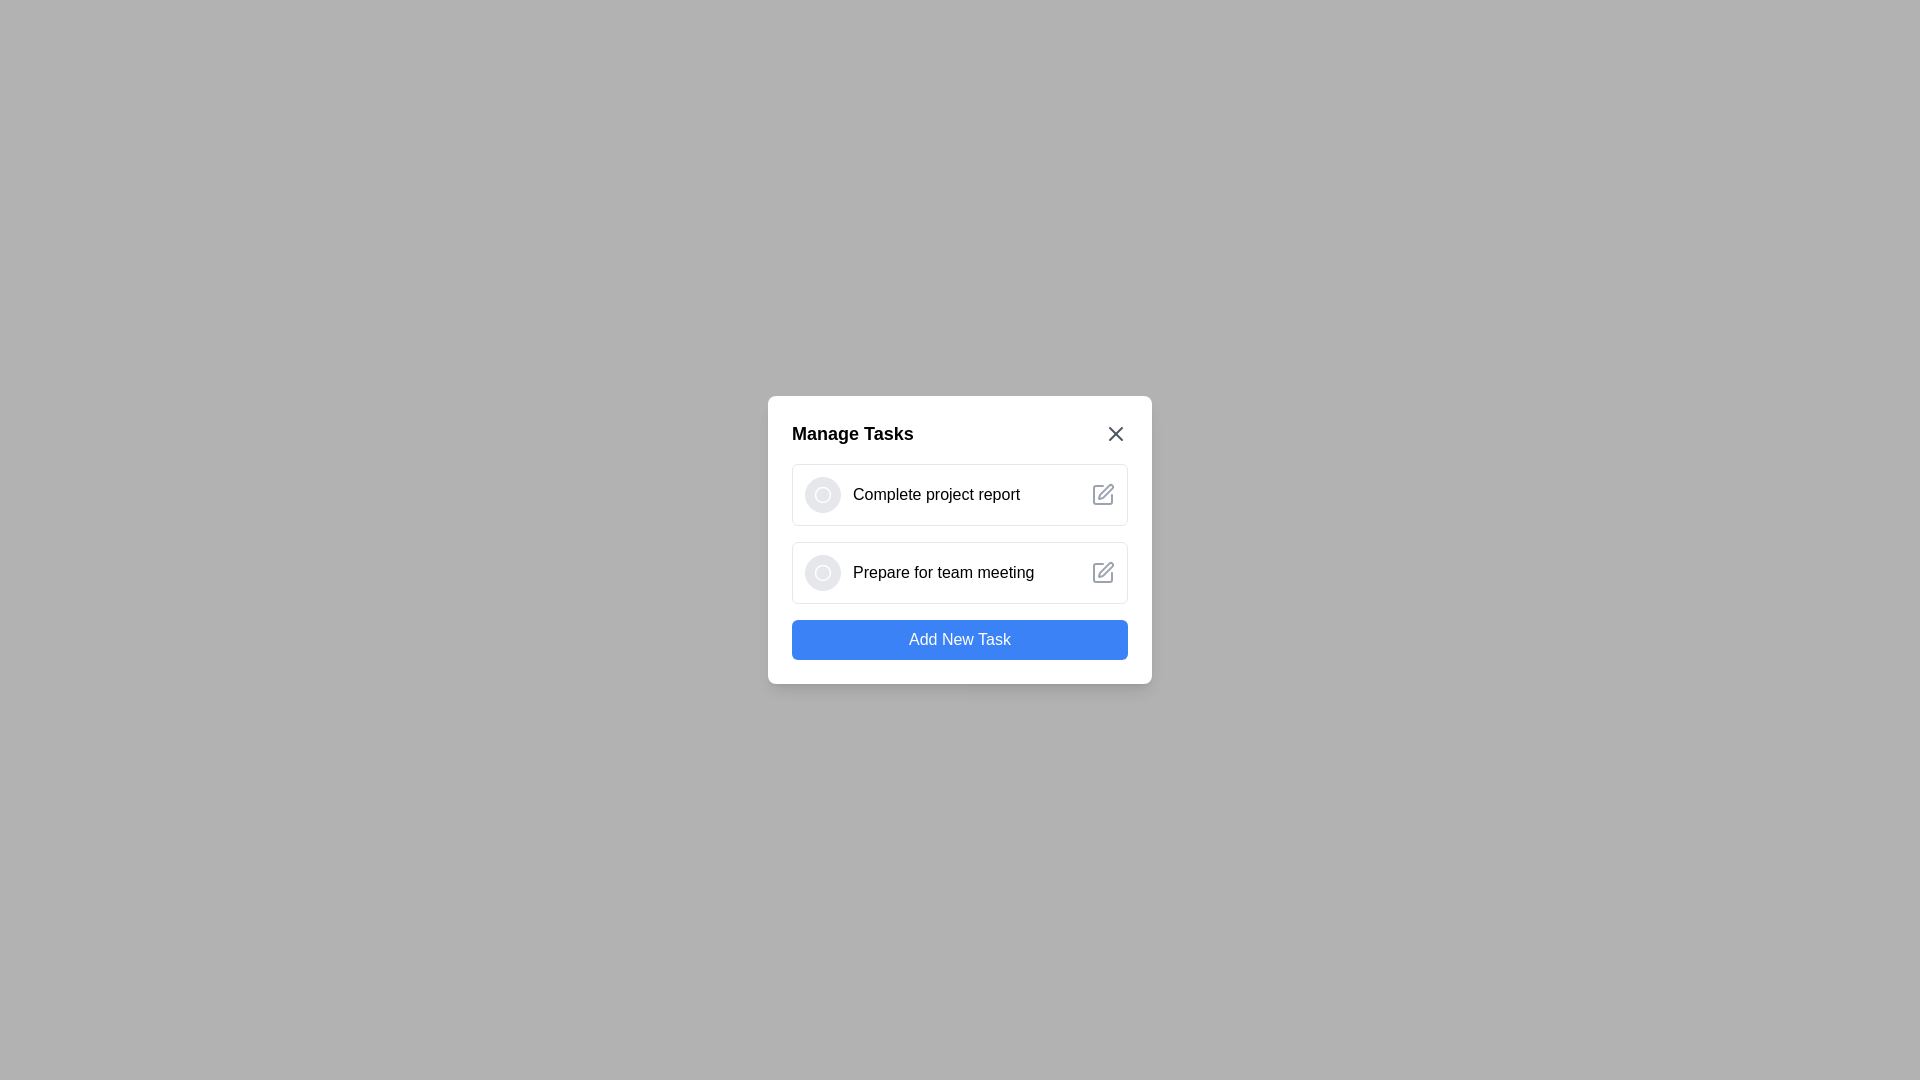 This screenshot has width=1920, height=1080. I want to click on the close button of the Task Manager Dialog, so click(1115, 433).